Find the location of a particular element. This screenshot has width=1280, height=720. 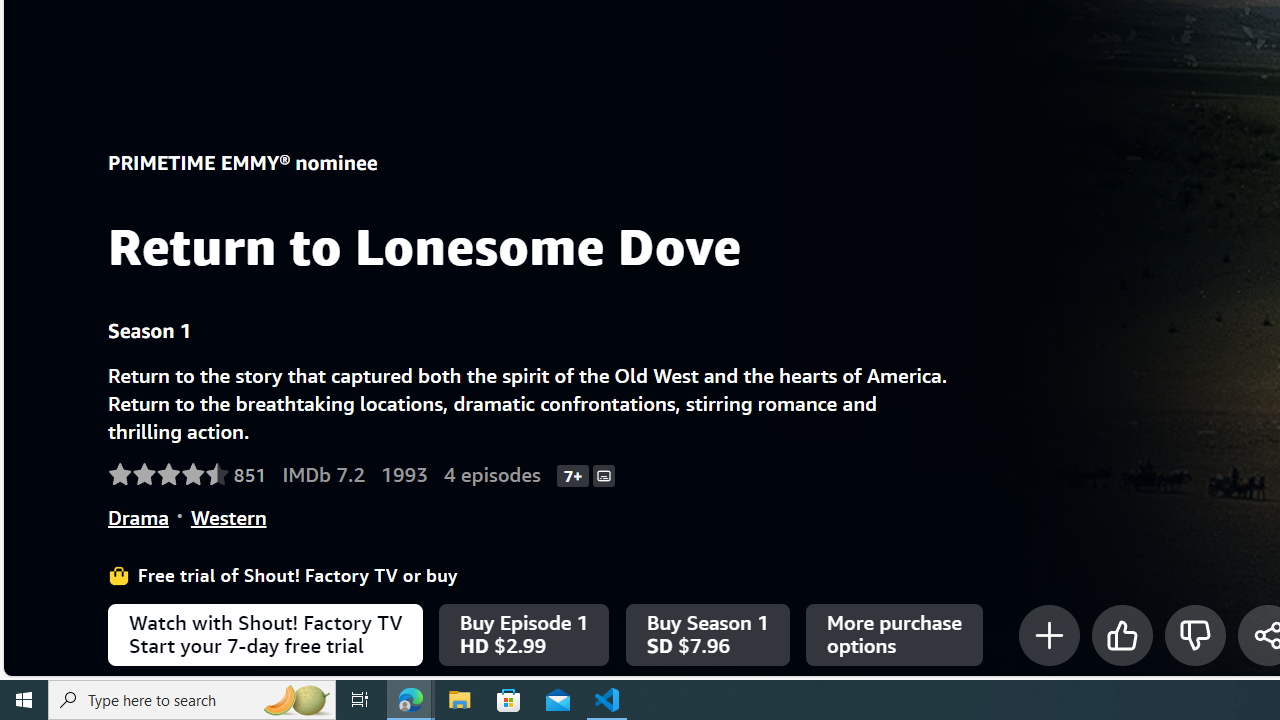

'Drama' is located at coordinates (137, 516).